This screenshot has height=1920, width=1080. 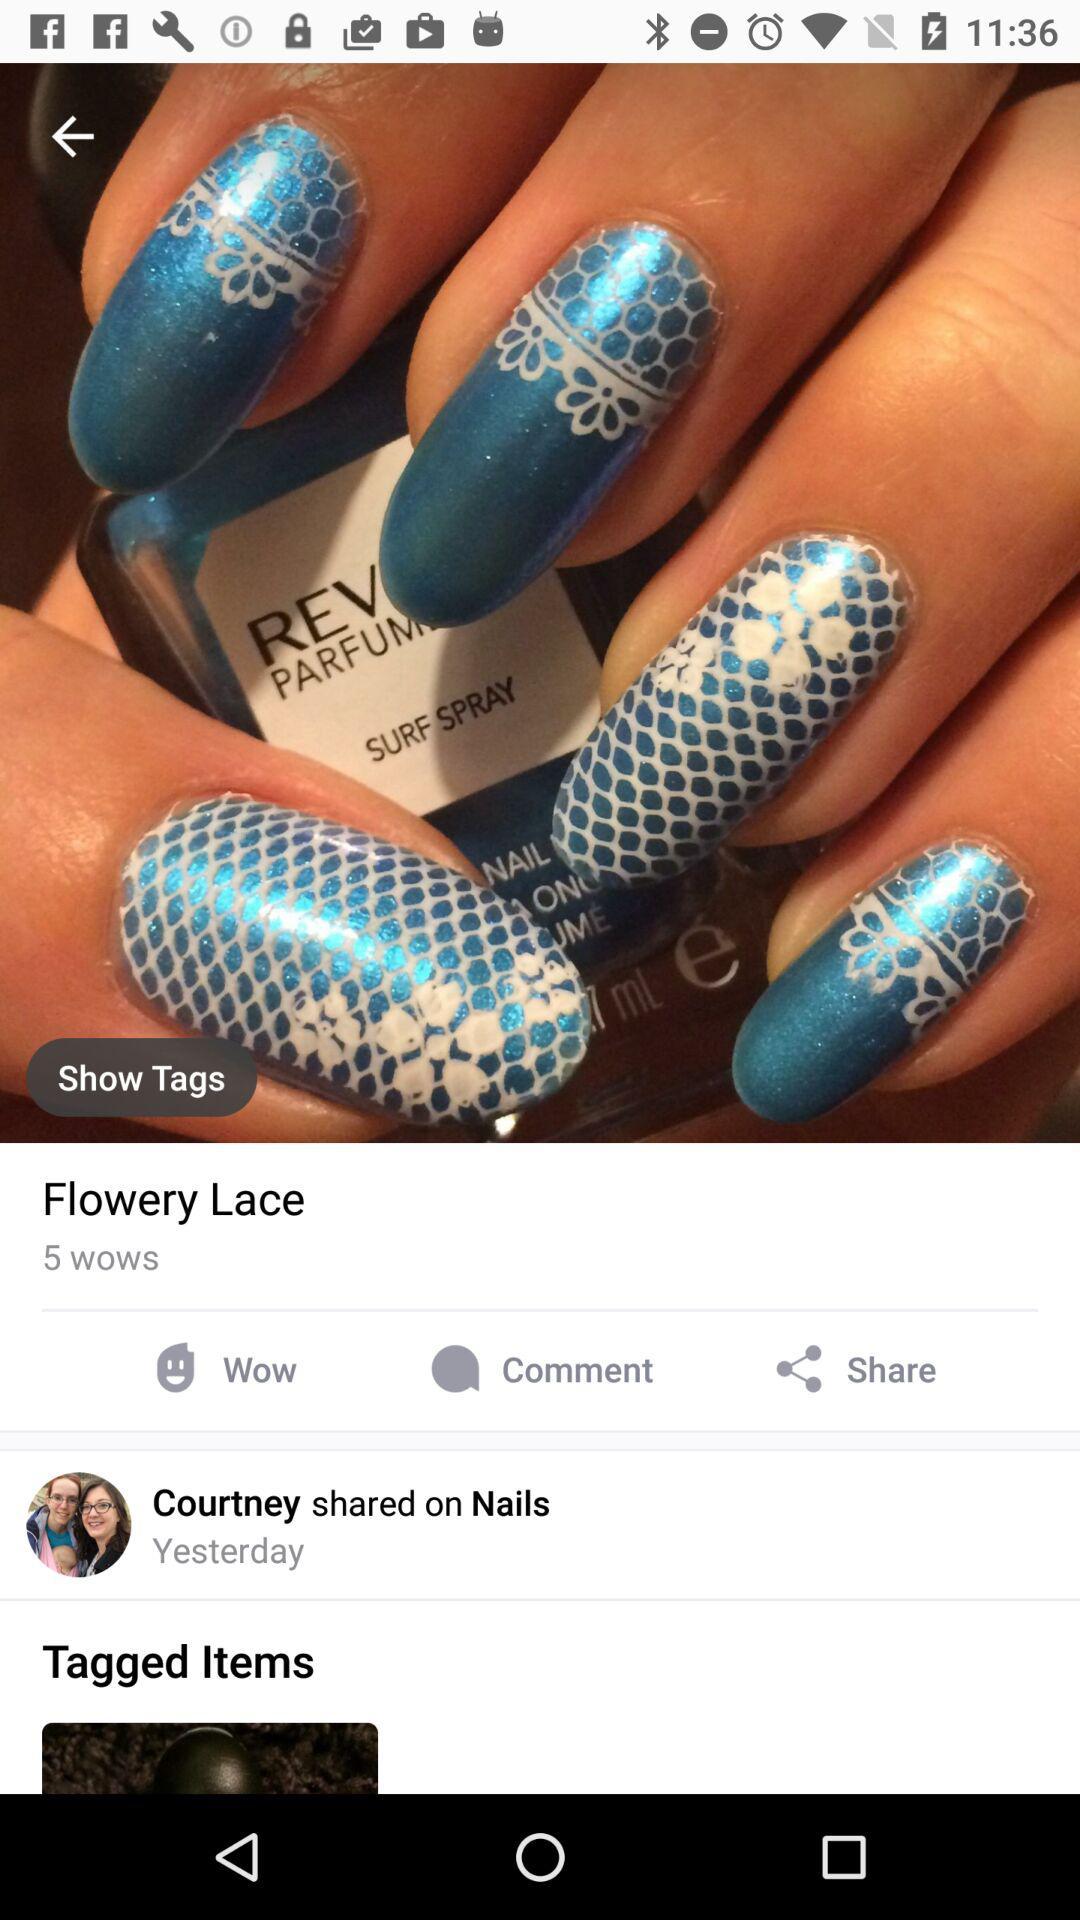 What do you see at coordinates (220, 1368) in the screenshot?
I see `wow item` at bounding box center [220, 1368].